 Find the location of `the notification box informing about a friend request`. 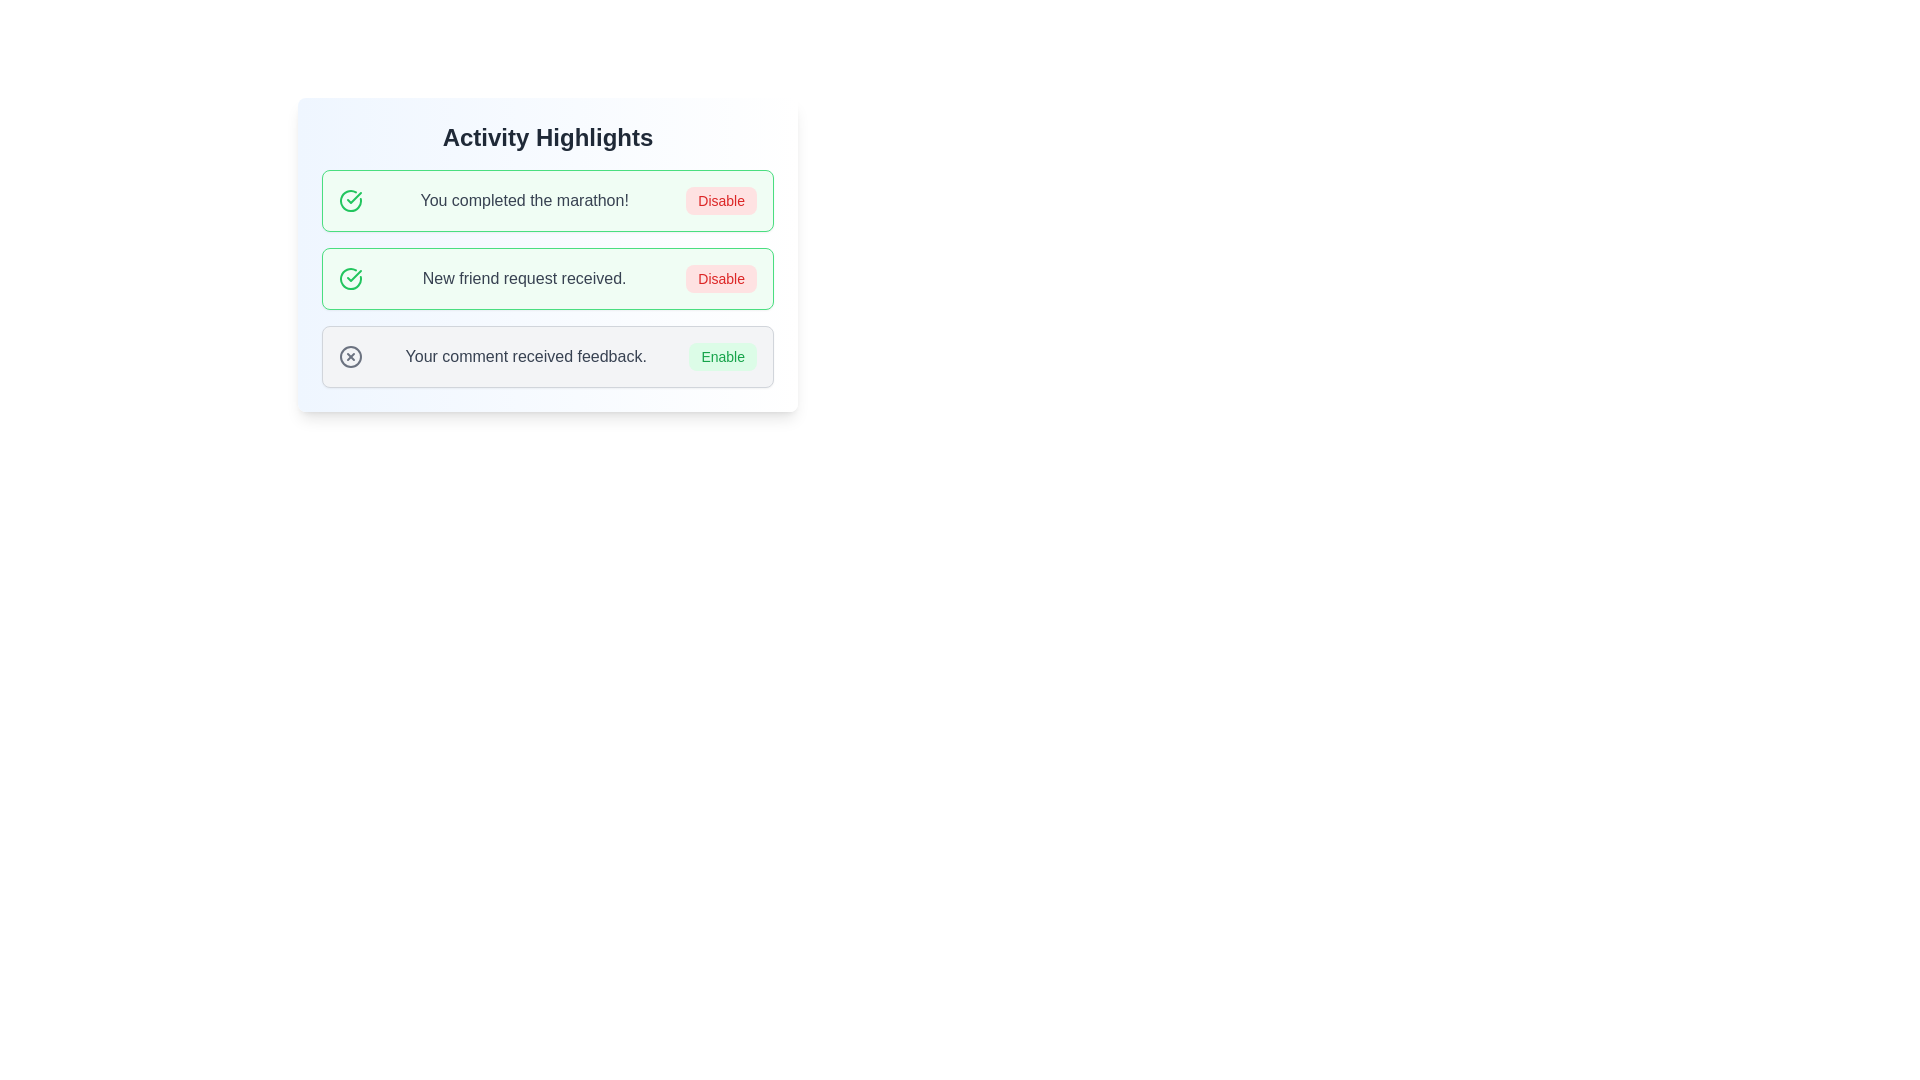

the notification box informing about a friend request is located at coordinates (547, 278).